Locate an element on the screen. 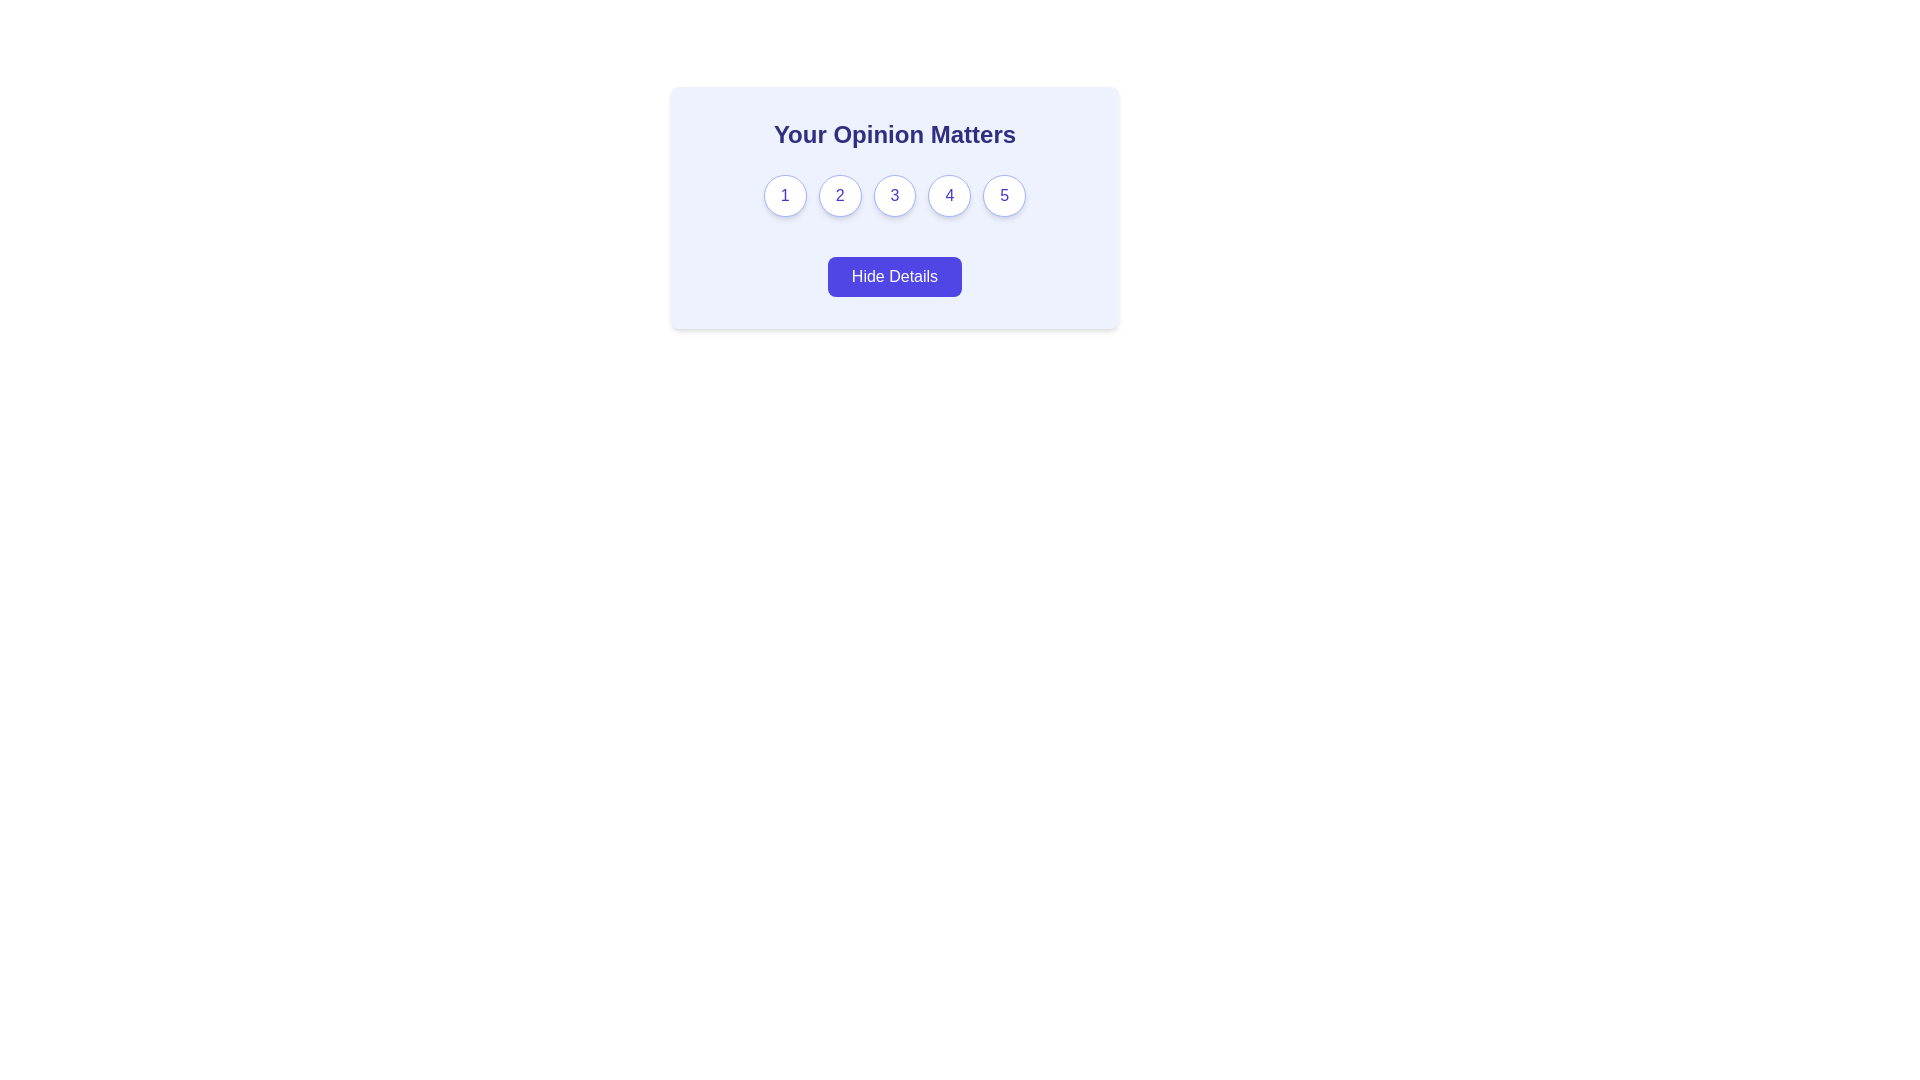  the button with the number '5' in indigo text, located at the far right of the row beneath the heading 'Your Opinion Matters' is located at coordinates (1004, 196).